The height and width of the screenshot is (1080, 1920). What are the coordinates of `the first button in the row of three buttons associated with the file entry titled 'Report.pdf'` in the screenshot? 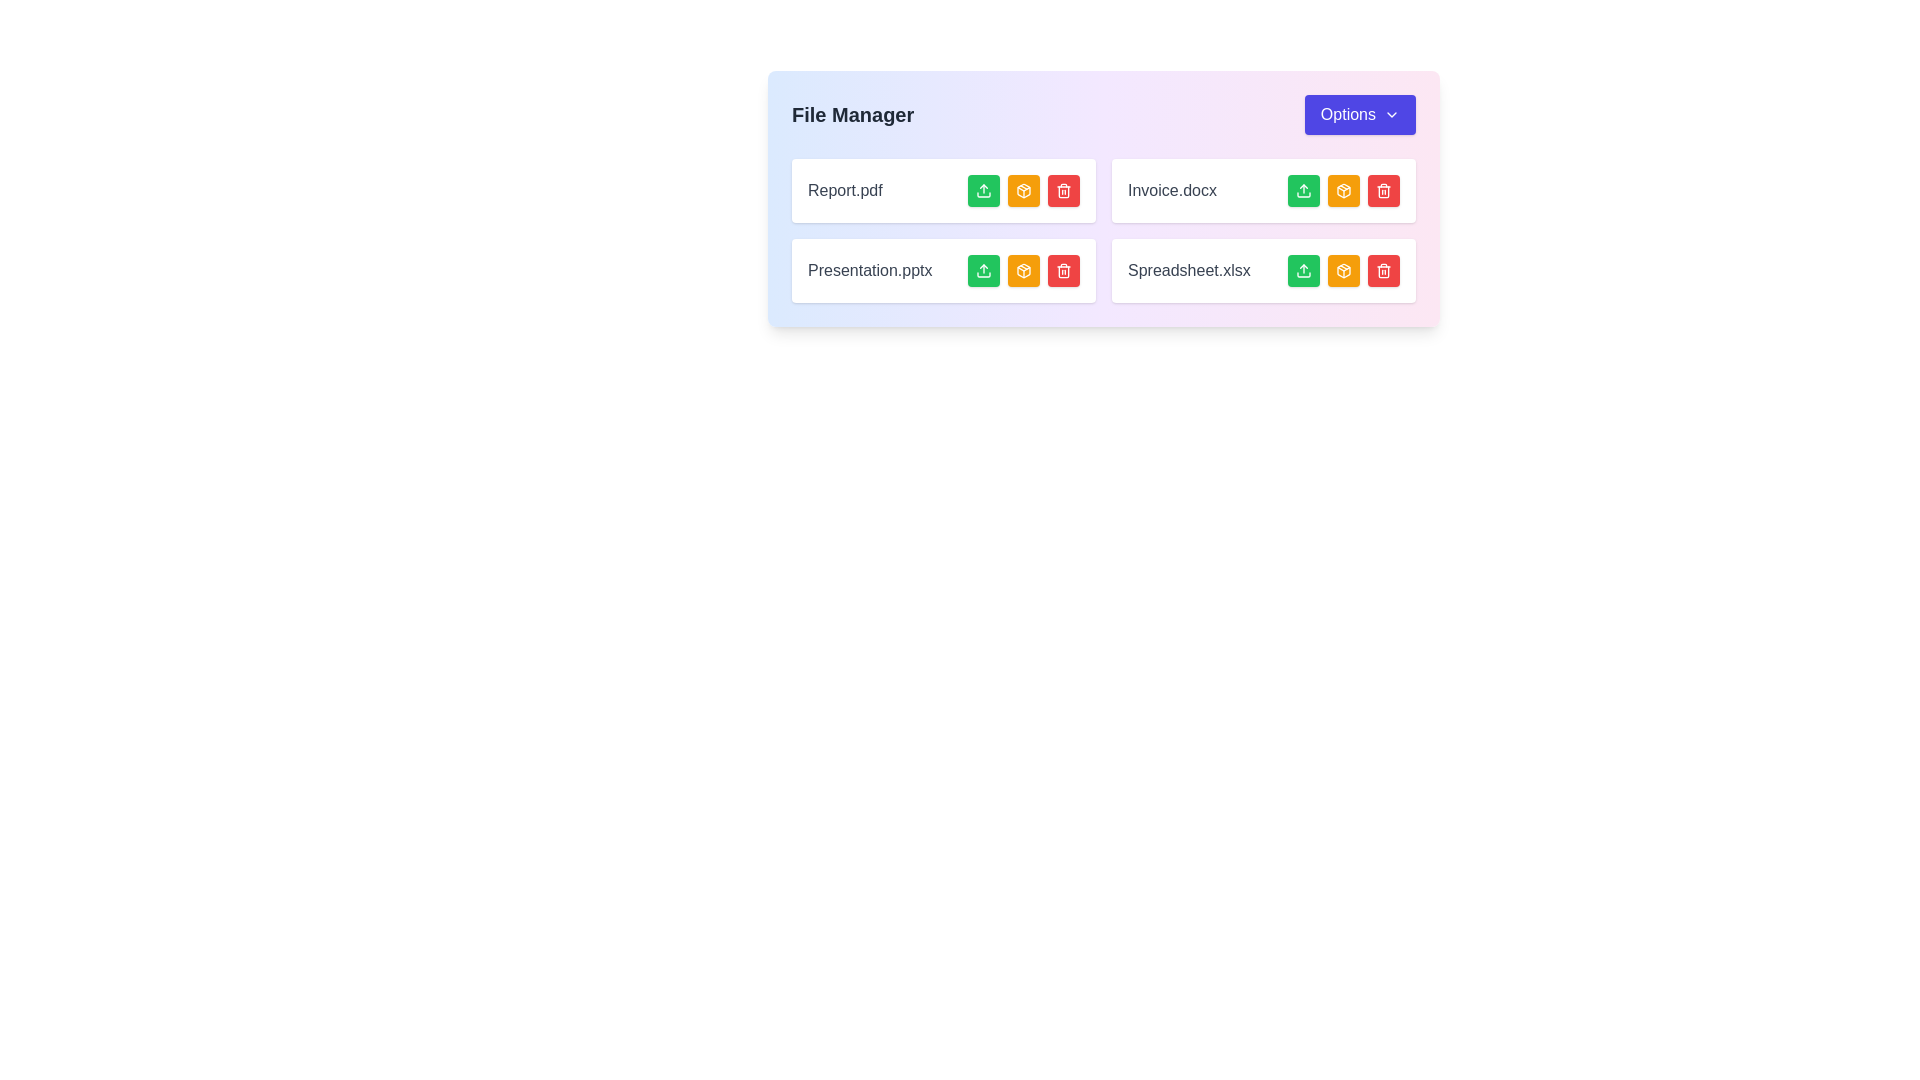 It's located at (983, 191).